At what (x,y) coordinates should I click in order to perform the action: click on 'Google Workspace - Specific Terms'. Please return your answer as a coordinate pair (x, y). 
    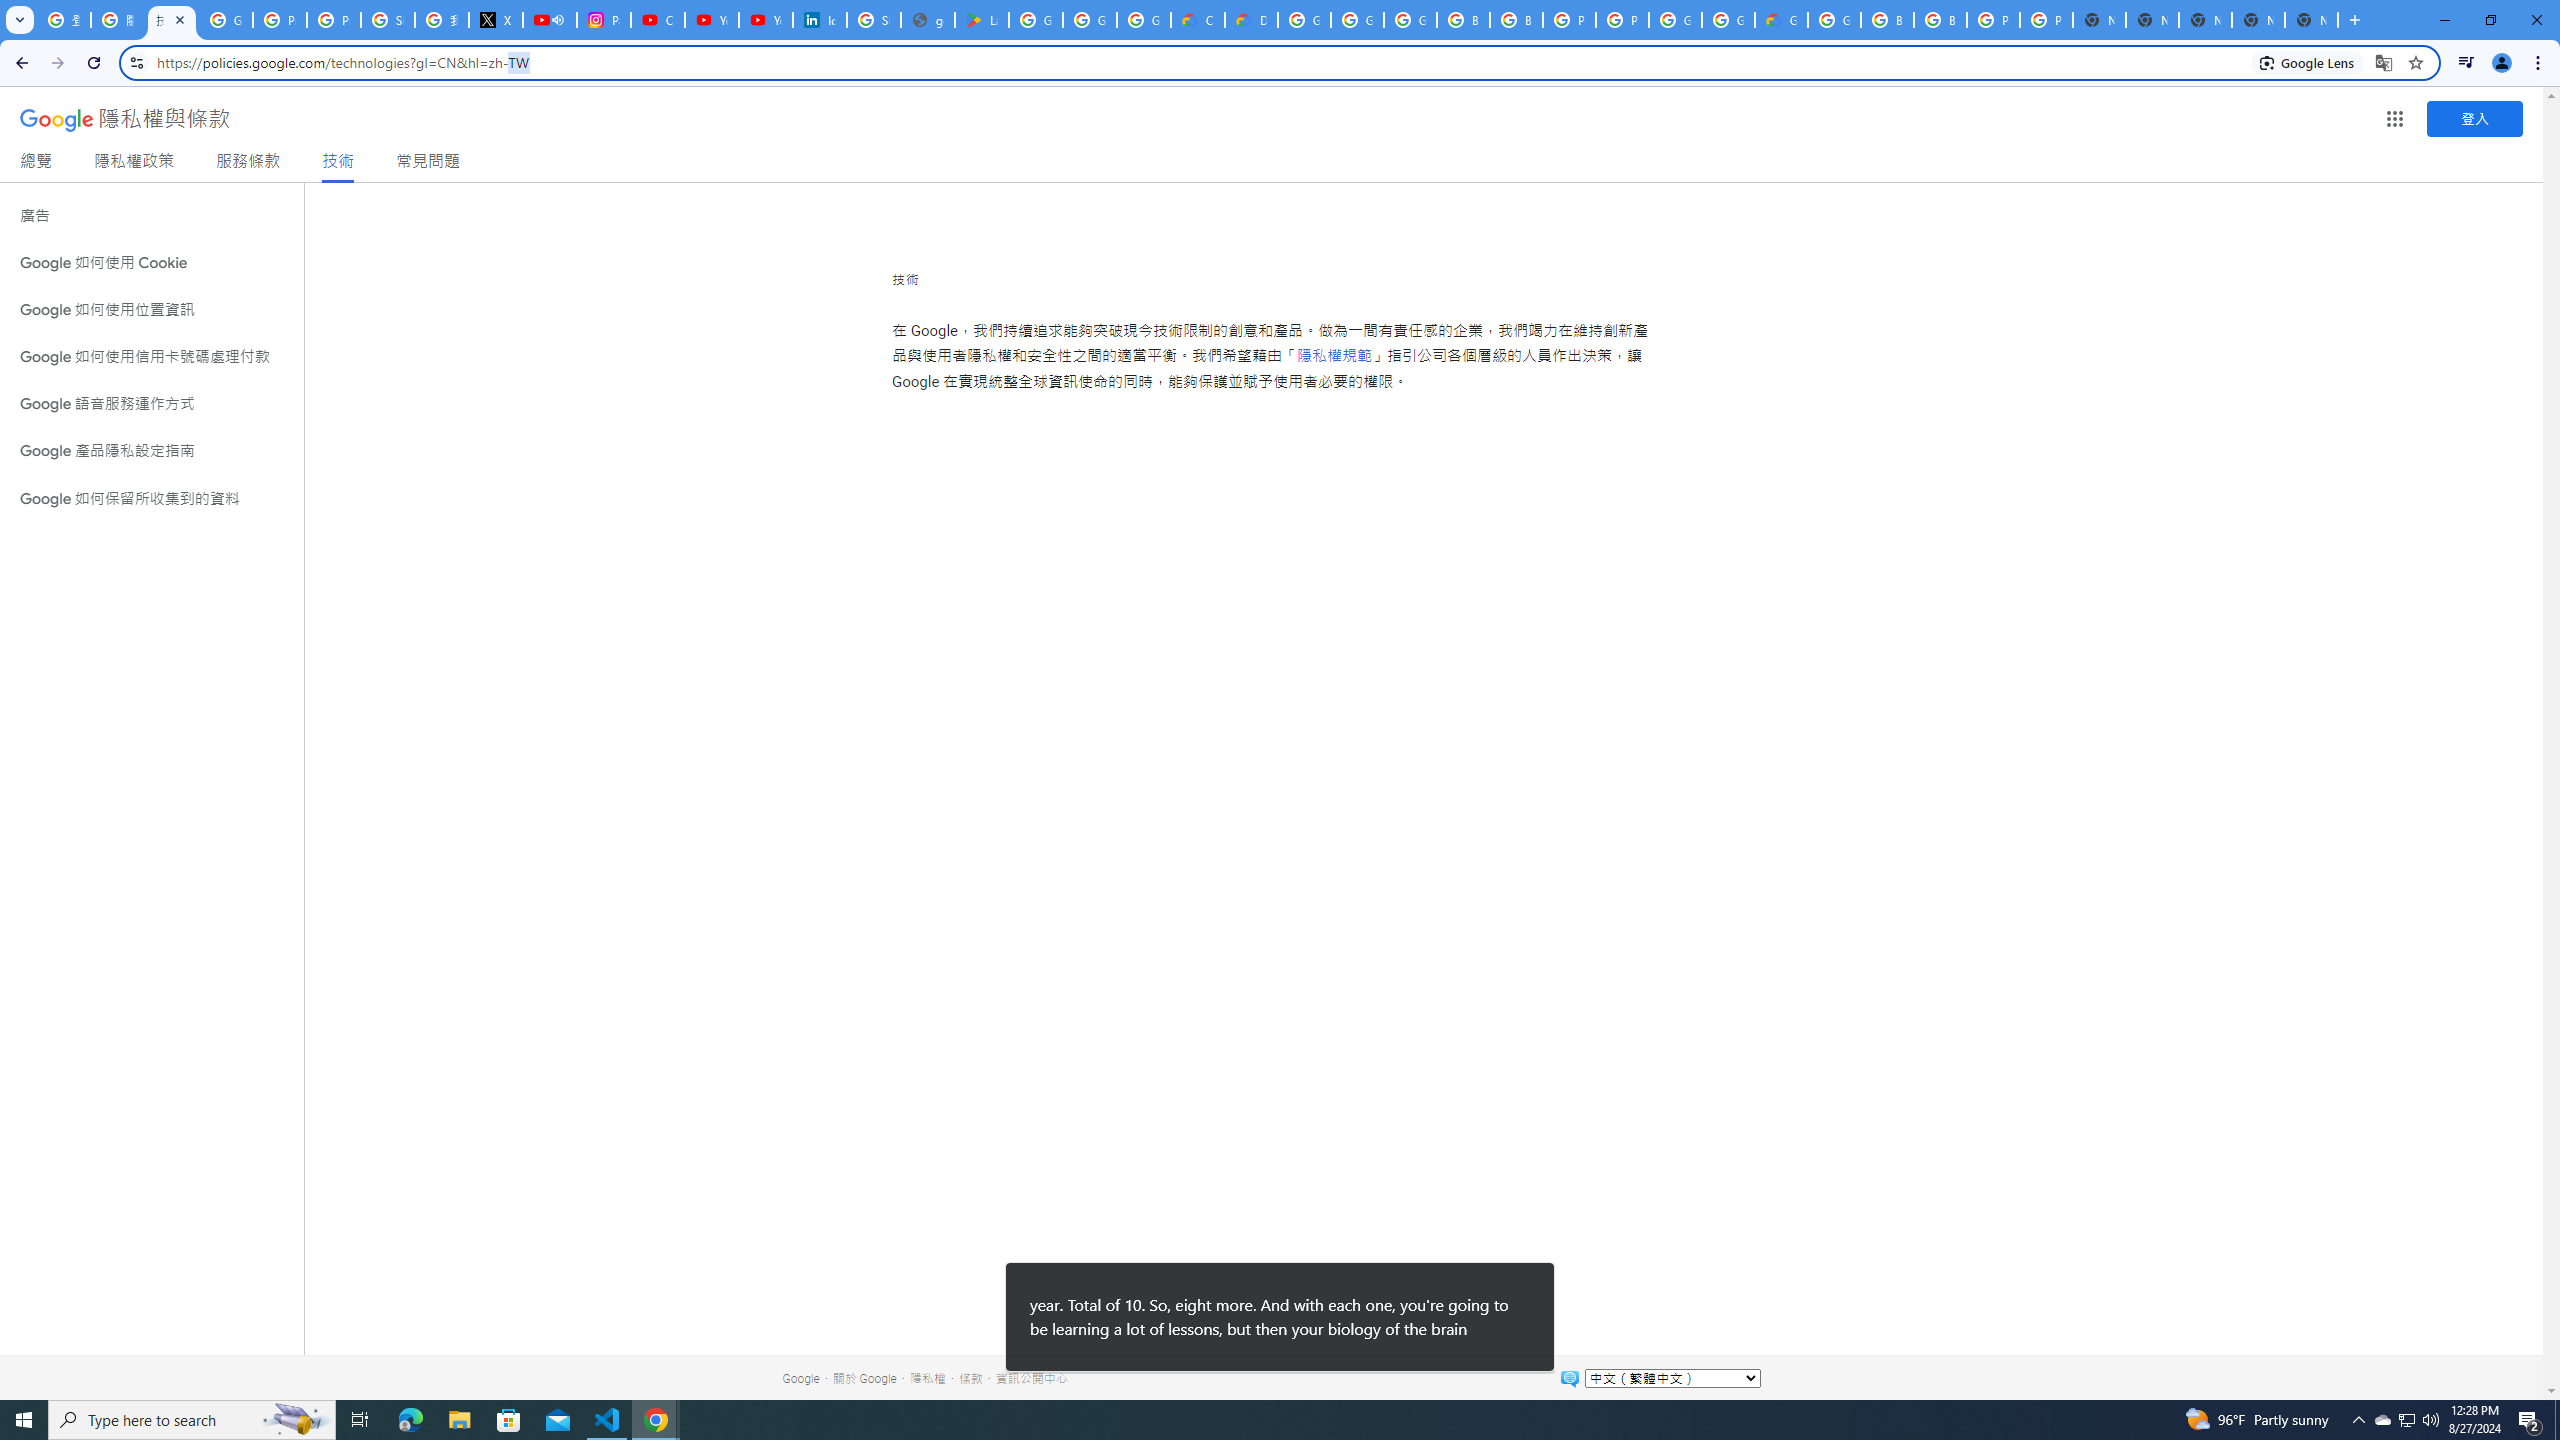
    Looking at the image, I should click on (1144, 19).